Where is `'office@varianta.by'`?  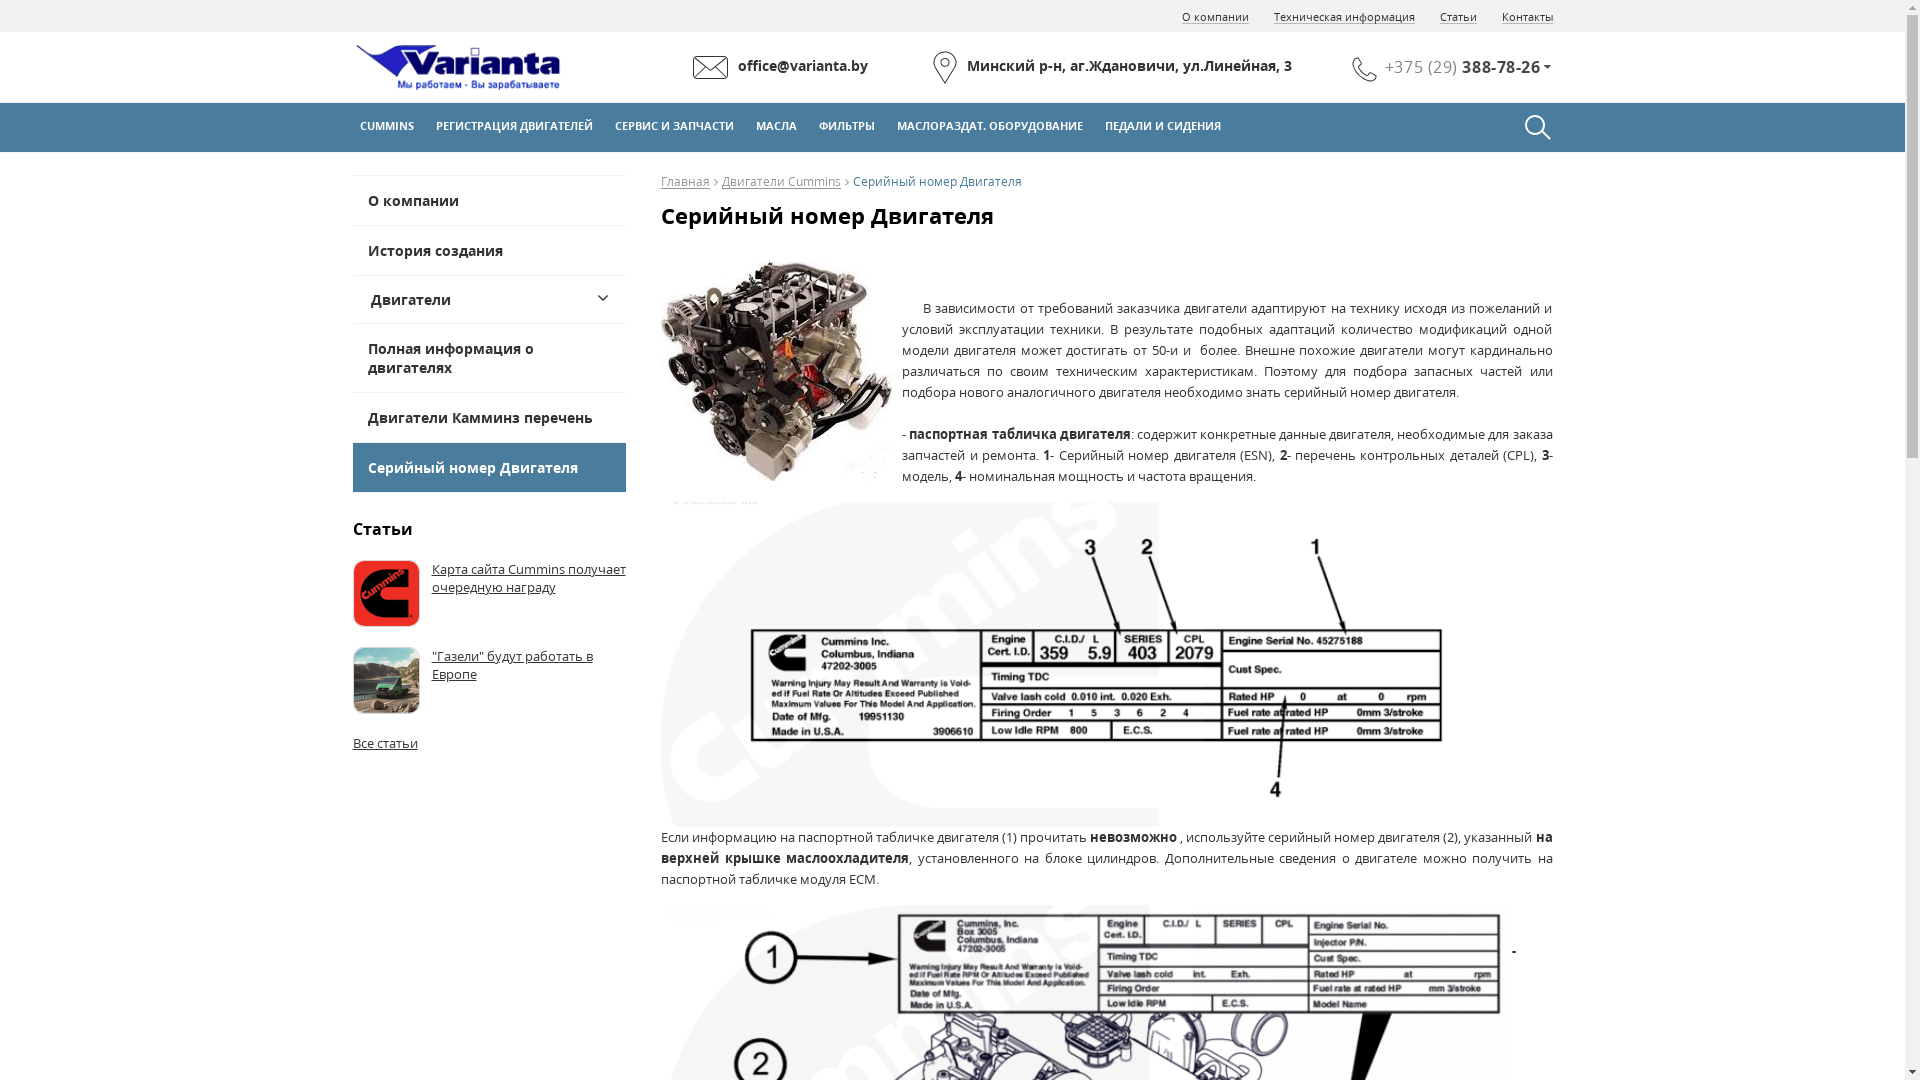
'office@varianta.by' is located at coordinates (779, 66).